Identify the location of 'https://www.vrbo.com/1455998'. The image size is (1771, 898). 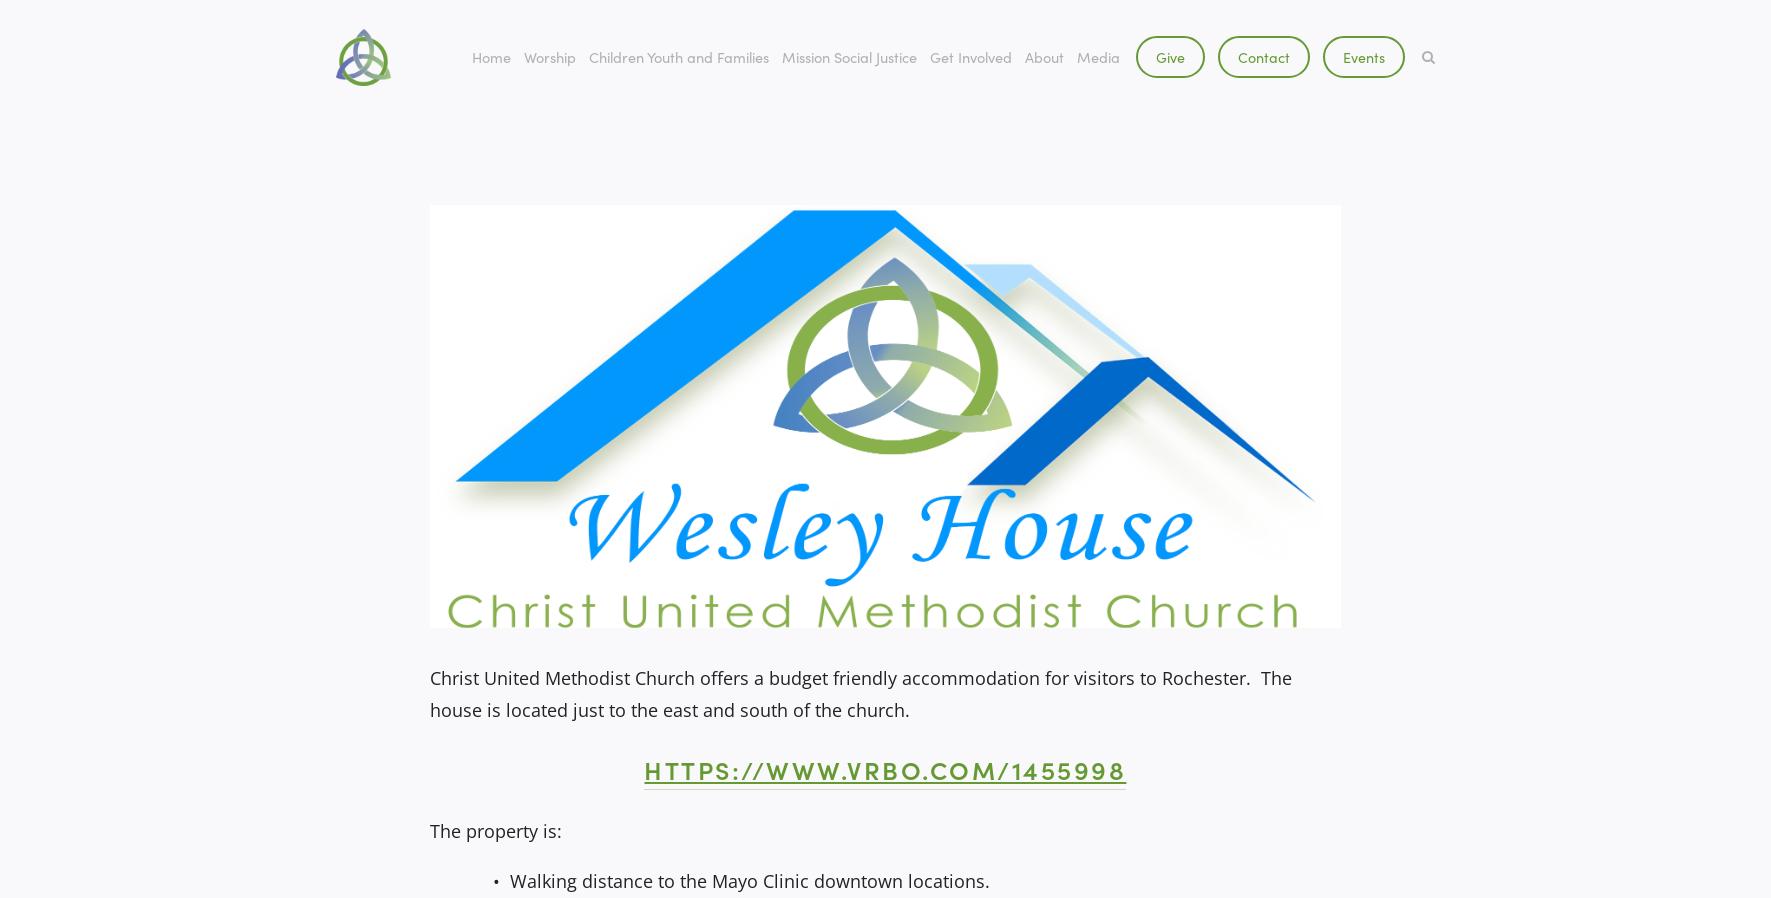
(883, 769).